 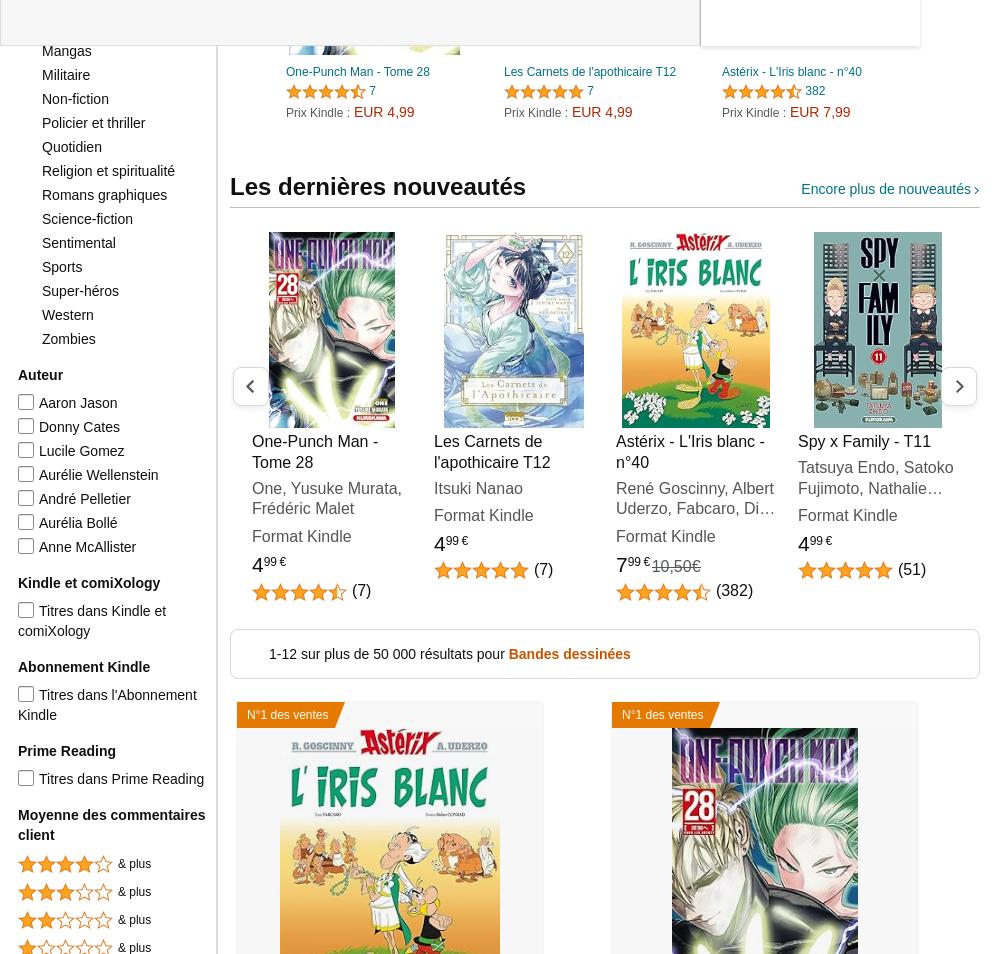 I want to click on '4.4 étoiles sur 5', so click(x=759, y=96).